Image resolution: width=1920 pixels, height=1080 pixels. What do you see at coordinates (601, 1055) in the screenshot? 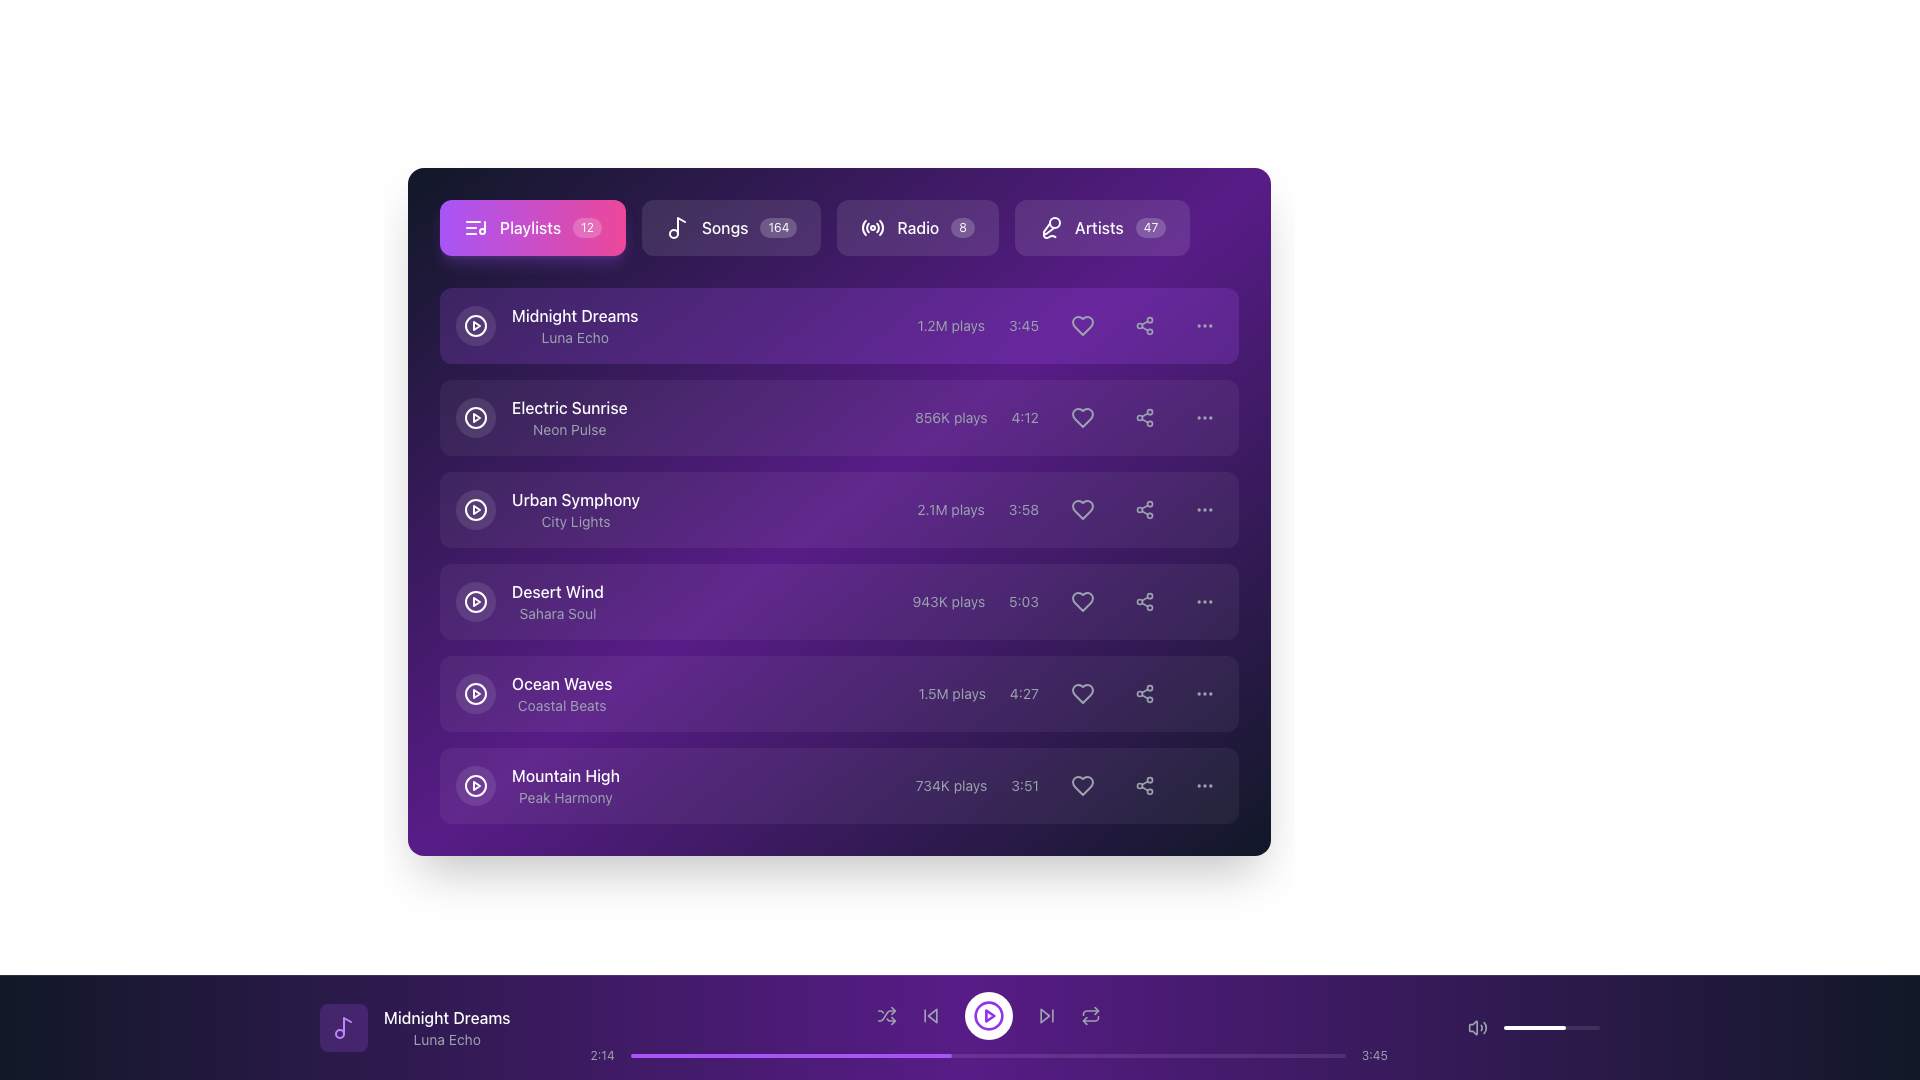
I see `the small text label displaying the time '2:14' in light gray color, located near the bottom left of the progress bar` at bounding box center [601, 1055].